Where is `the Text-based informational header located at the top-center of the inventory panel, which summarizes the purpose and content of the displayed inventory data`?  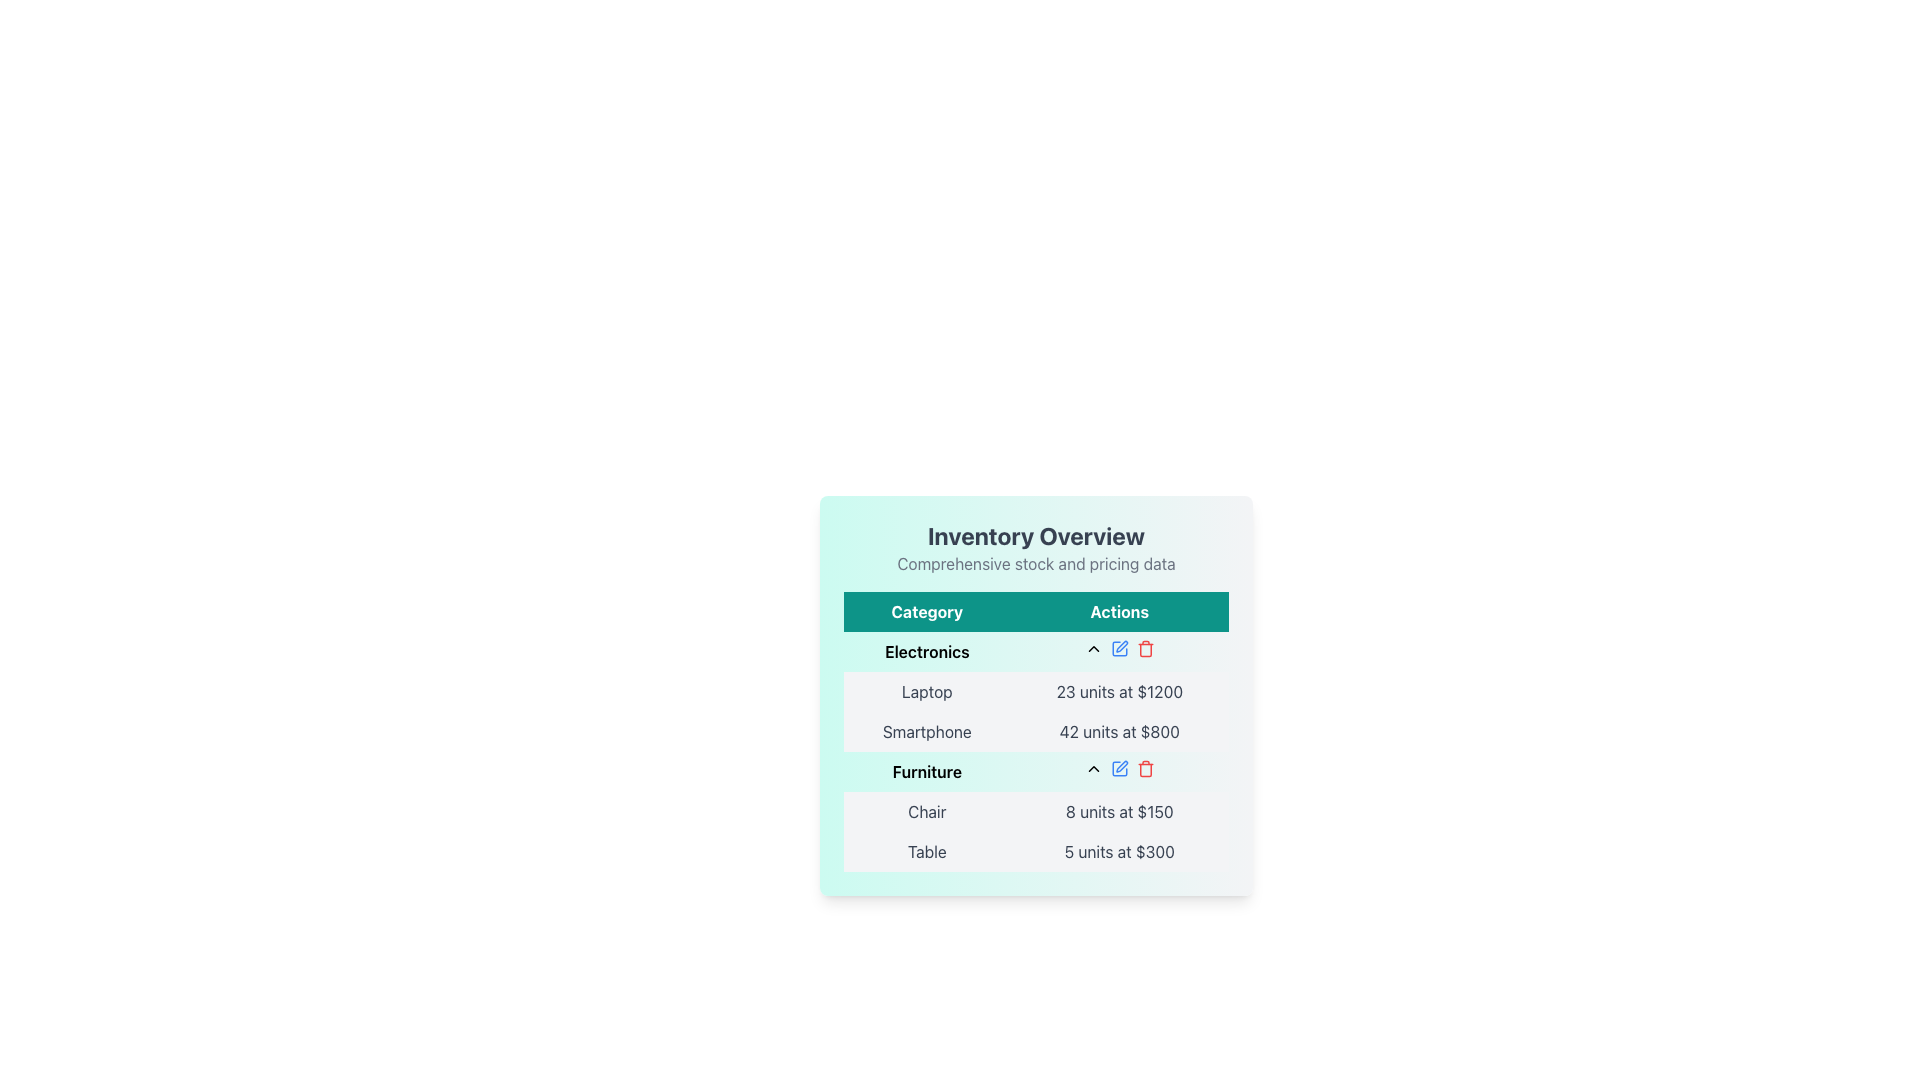
the Text-based informational header located at the top-center of the inventory panel, which summarizes the purpose and content of the displayed inventory data is located at coordinates (1036, 547).